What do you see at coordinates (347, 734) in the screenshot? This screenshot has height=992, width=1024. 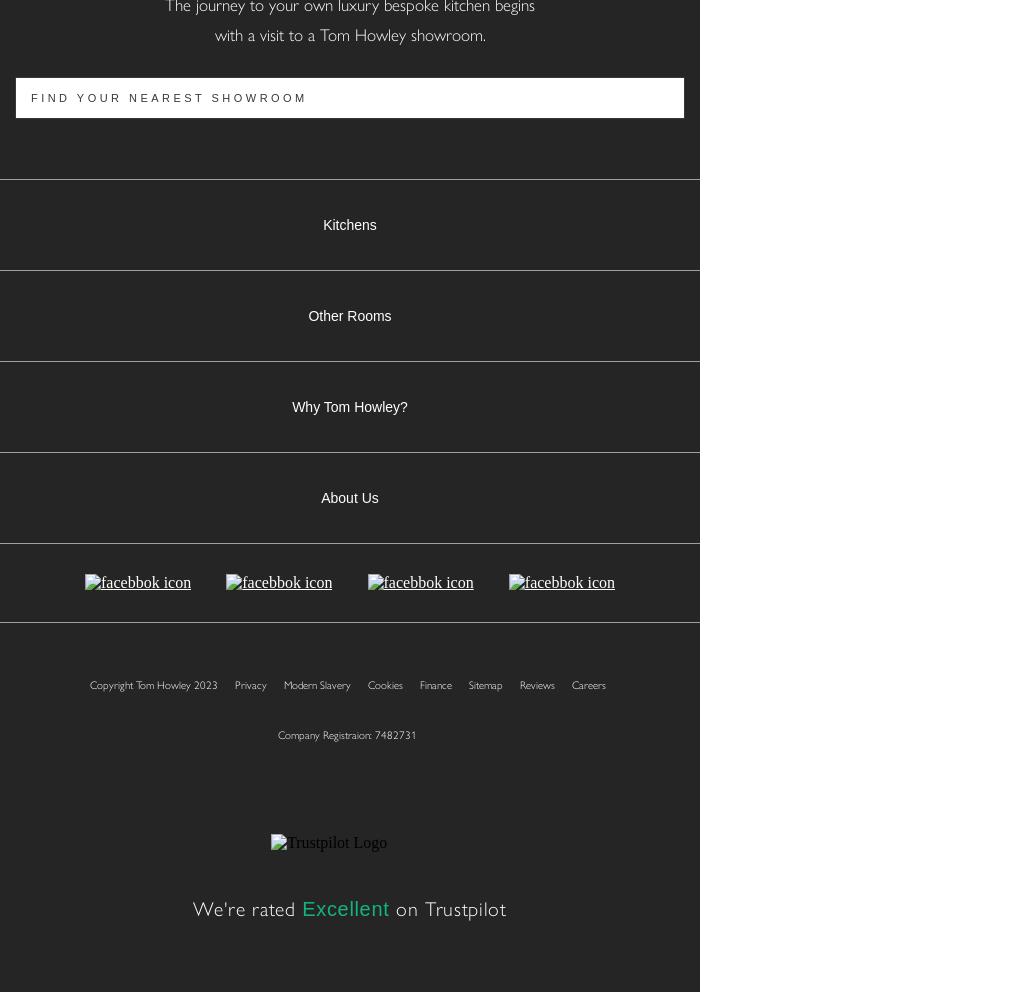 I see `'Company Registraion: 7482731'` at bounding box center [347, 734].